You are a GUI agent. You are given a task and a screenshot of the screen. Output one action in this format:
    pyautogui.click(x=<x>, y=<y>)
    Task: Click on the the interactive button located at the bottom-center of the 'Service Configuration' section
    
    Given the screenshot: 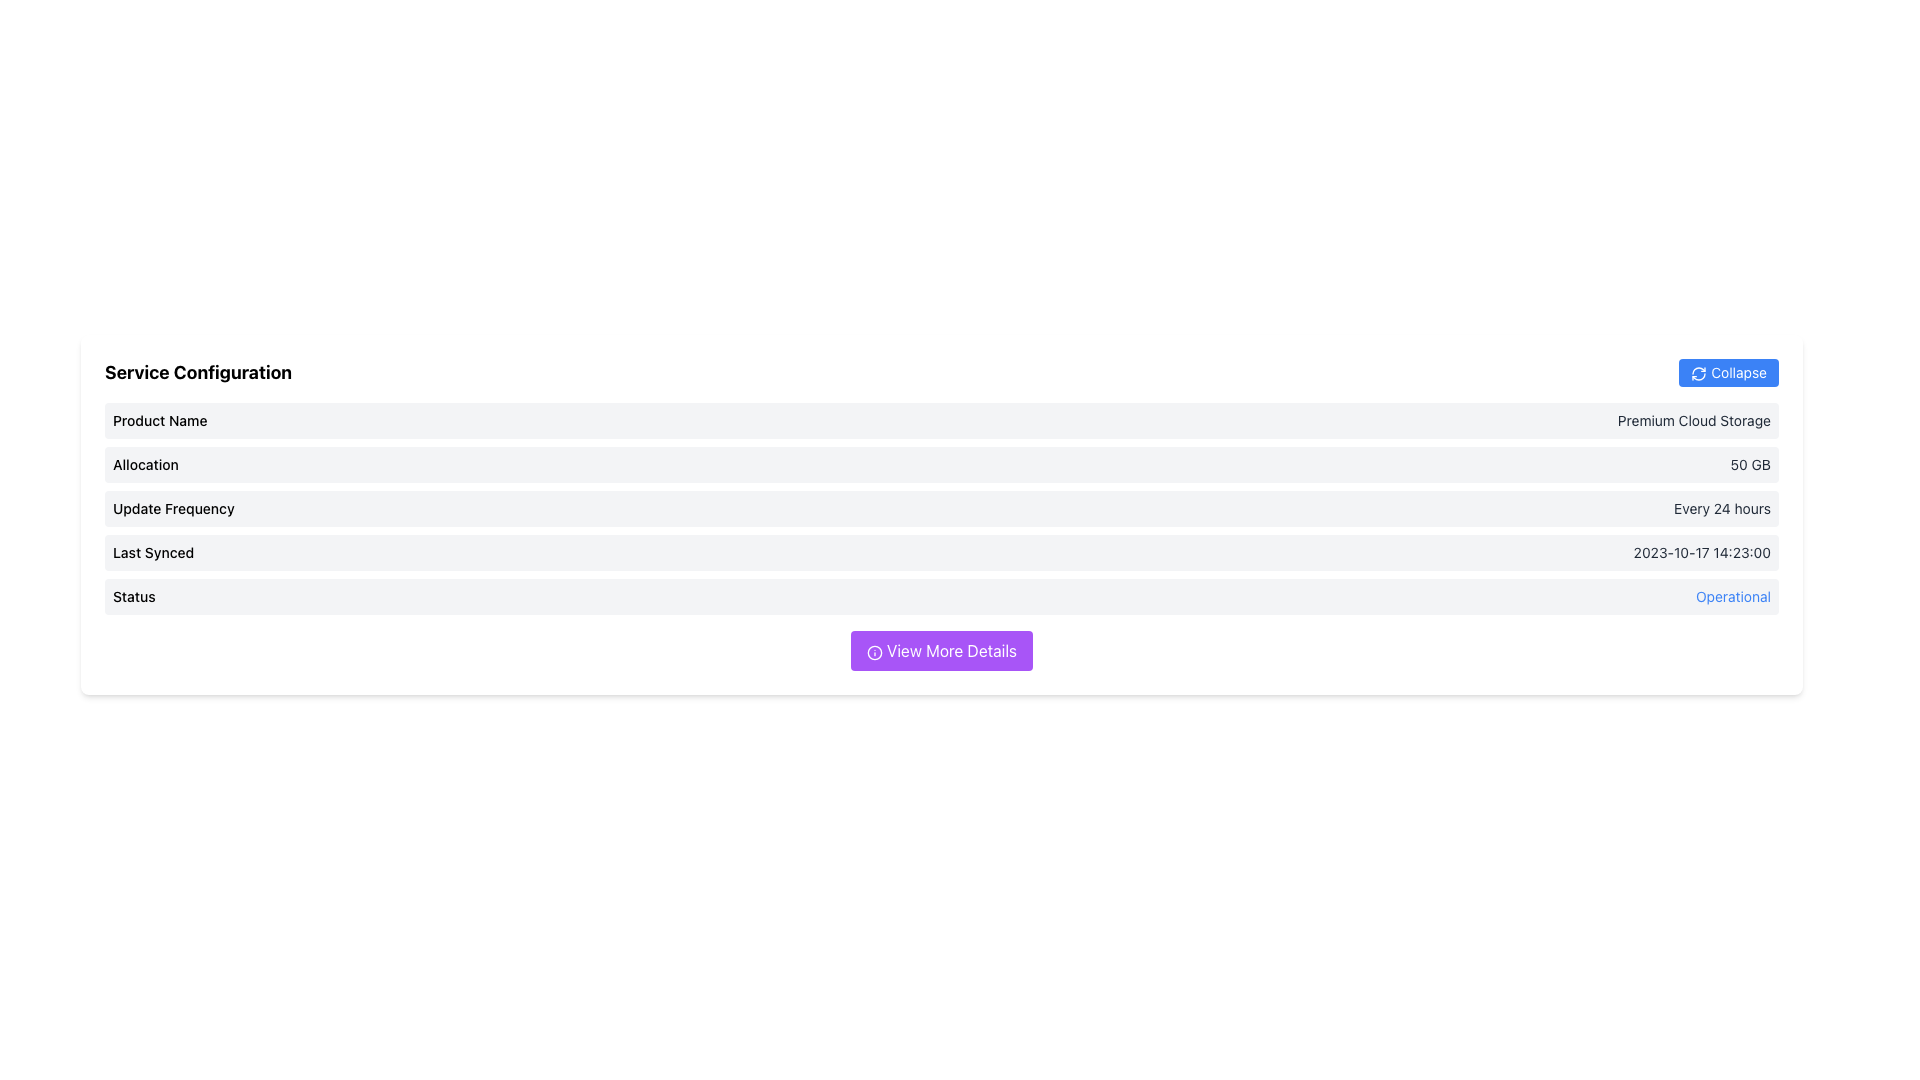 What is the action you would take?
    pyautogui.click(x=940, y=651)
    